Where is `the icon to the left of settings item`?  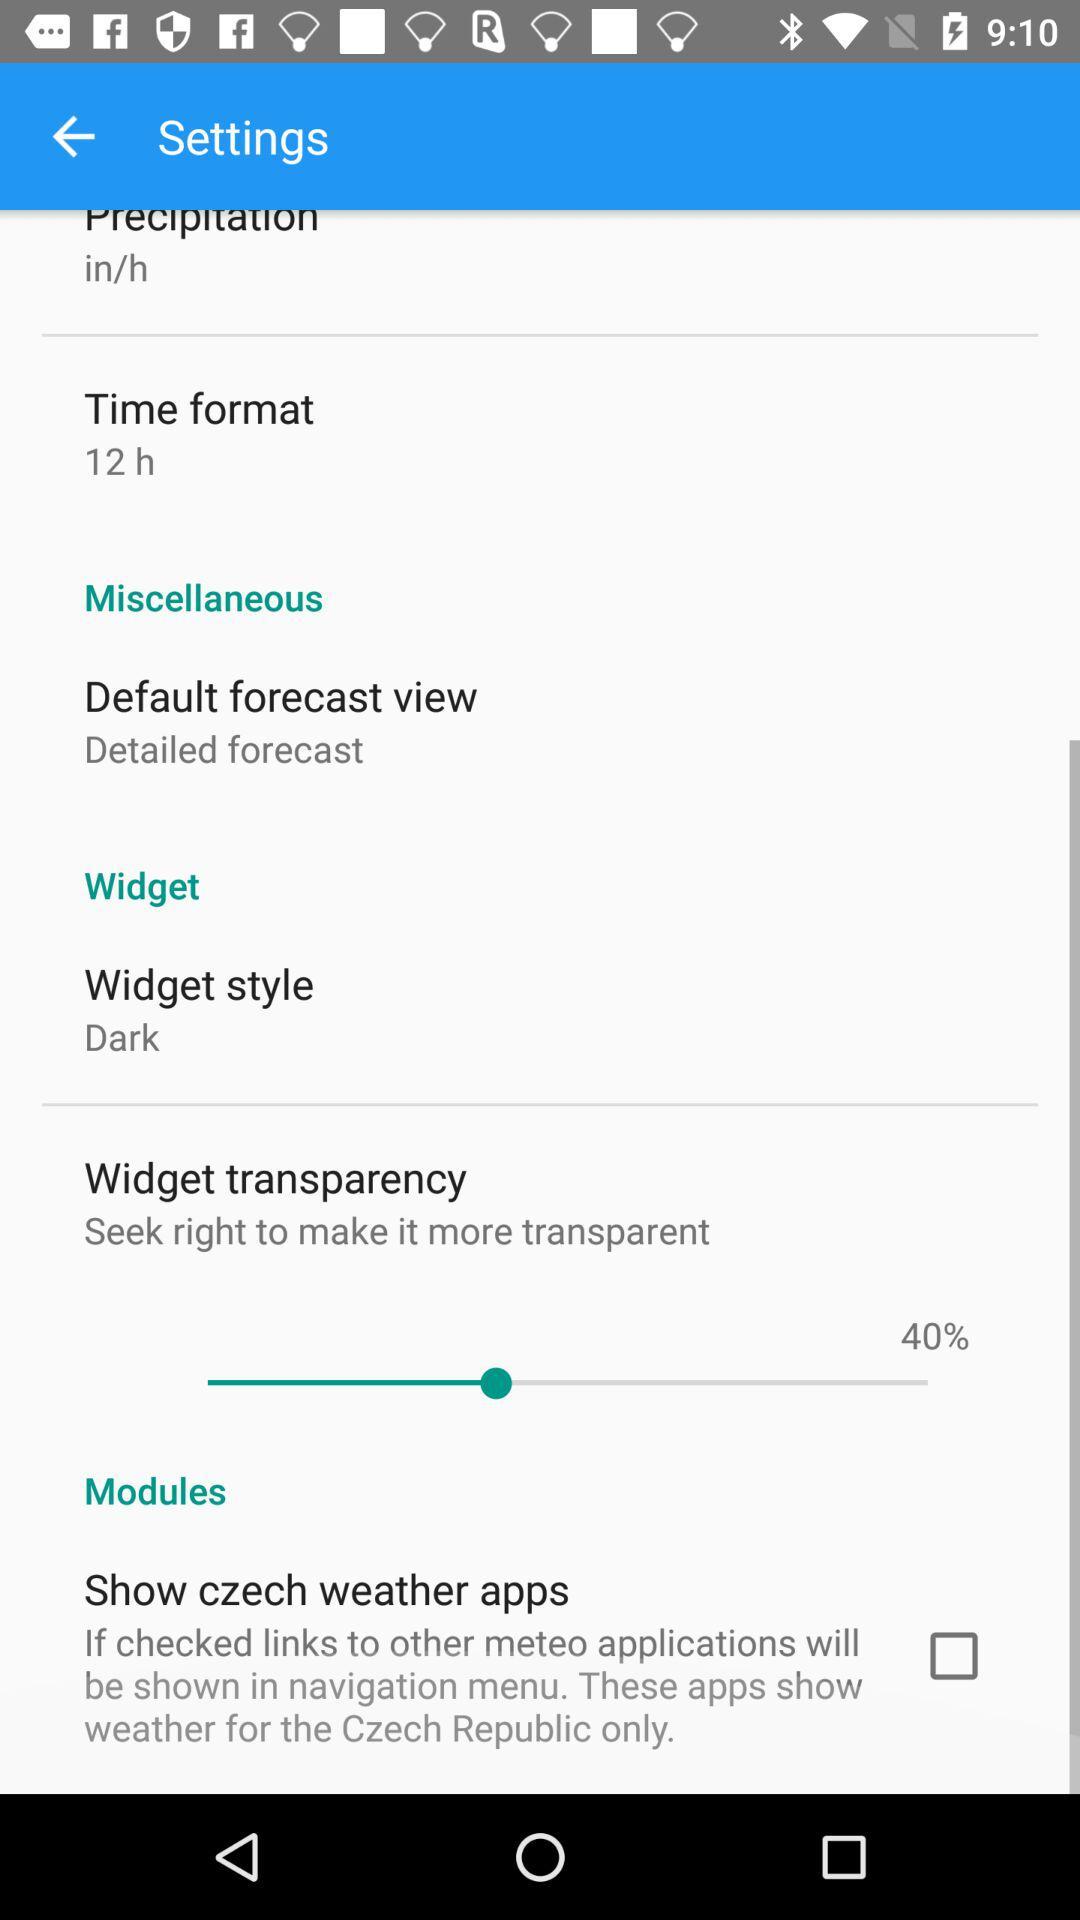
the icon to the left of settings item is located at coordinates (72, 135).